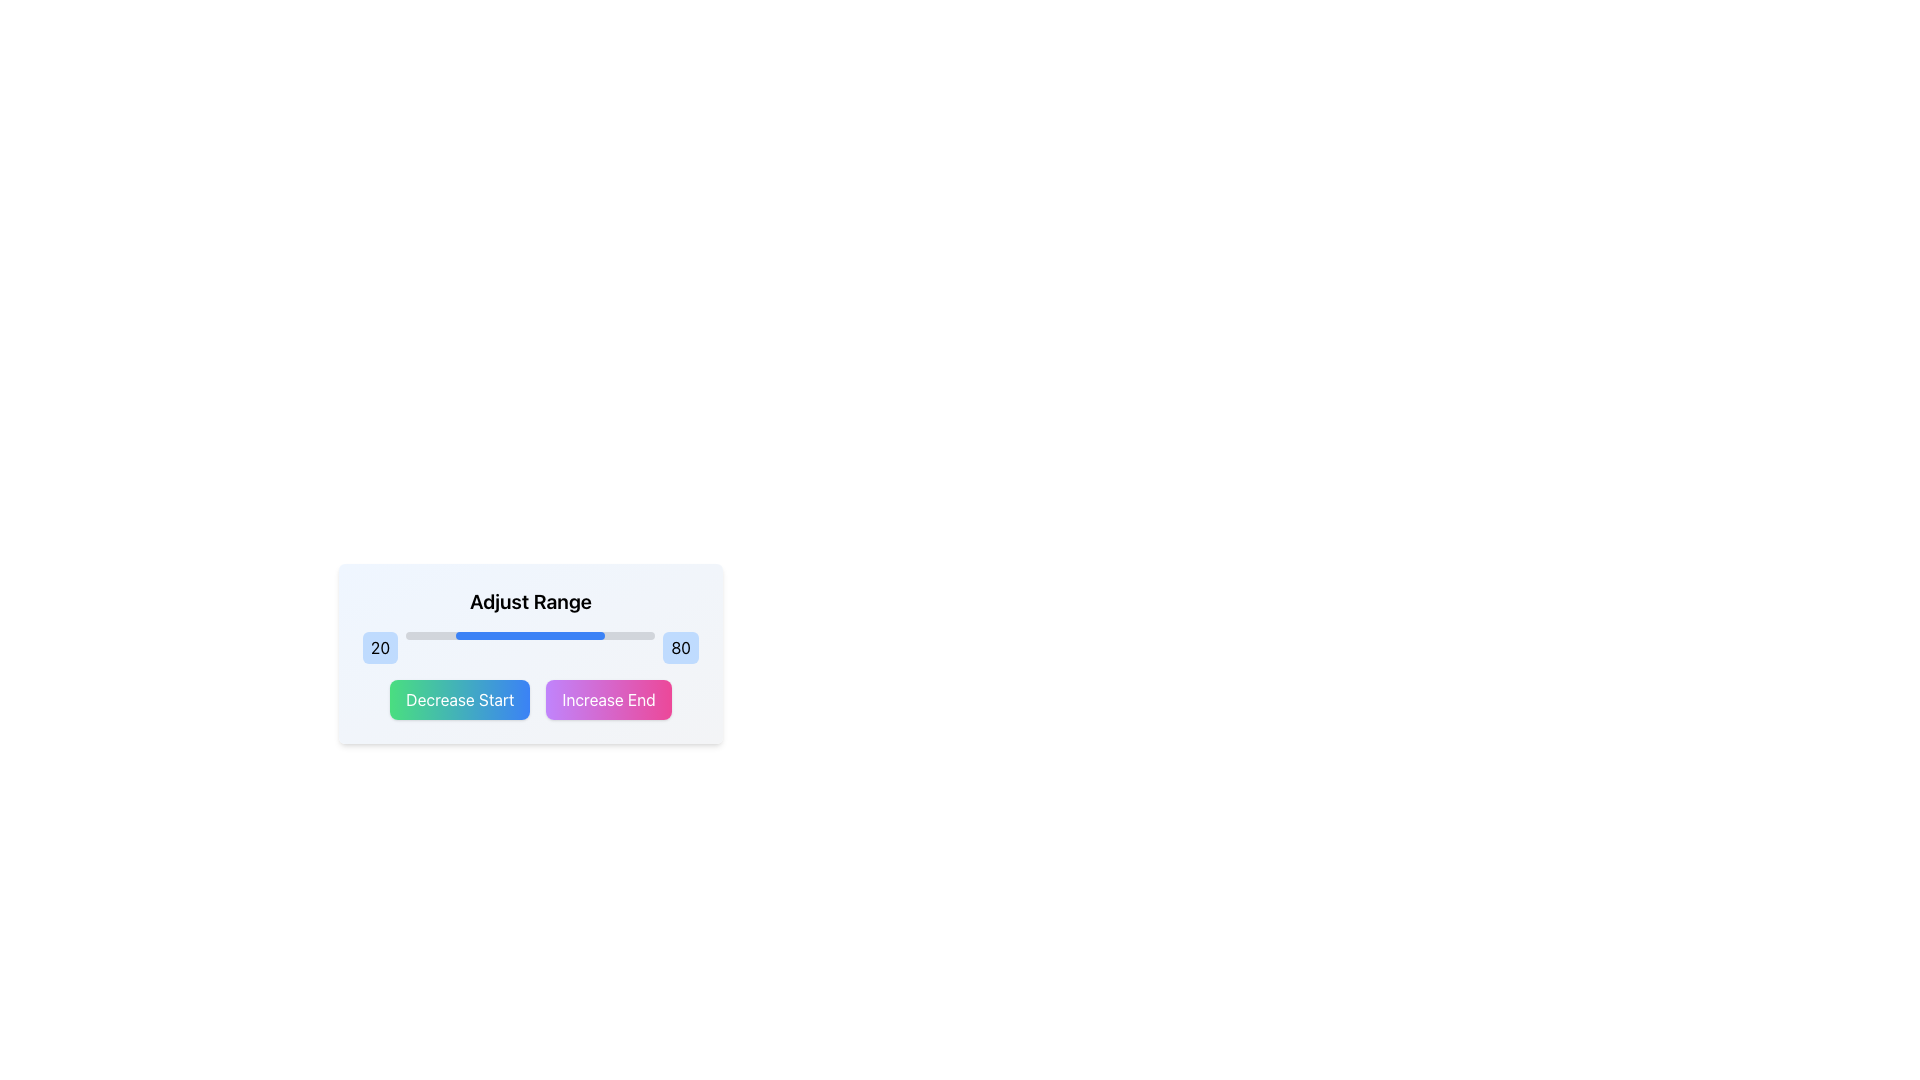 This screenshot has height=1080, width=1920. Describe the element at coordinates (681, 648) in the screenshot. I see `the Numeric Label displaying the number '80' with a blue background and bold black font, located at the right end of the horizontal layout` at that location.